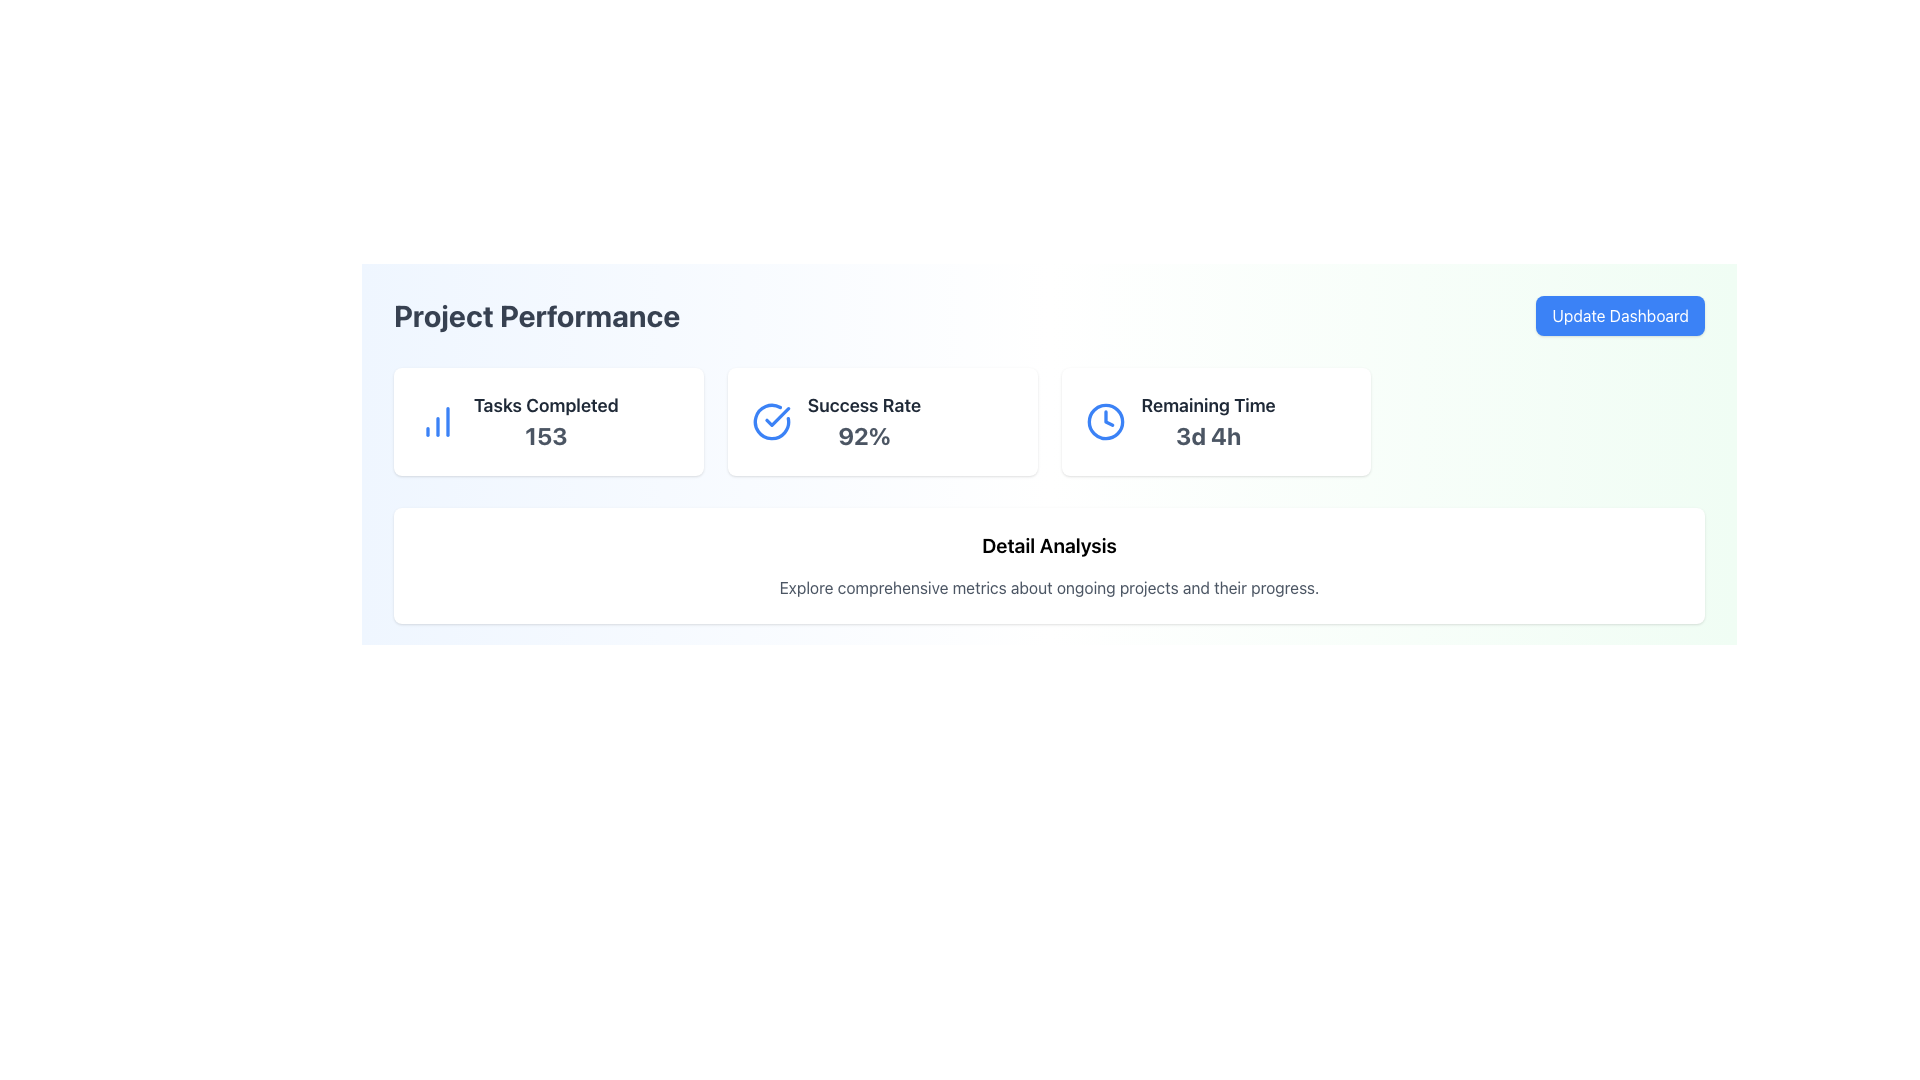 This screenshot has width=1920, height=1080. I want to click on the bold, gray percentage label '92%' within the 'Success Rate' section of the 'Project Performance' dashboard, so click(864, 434).